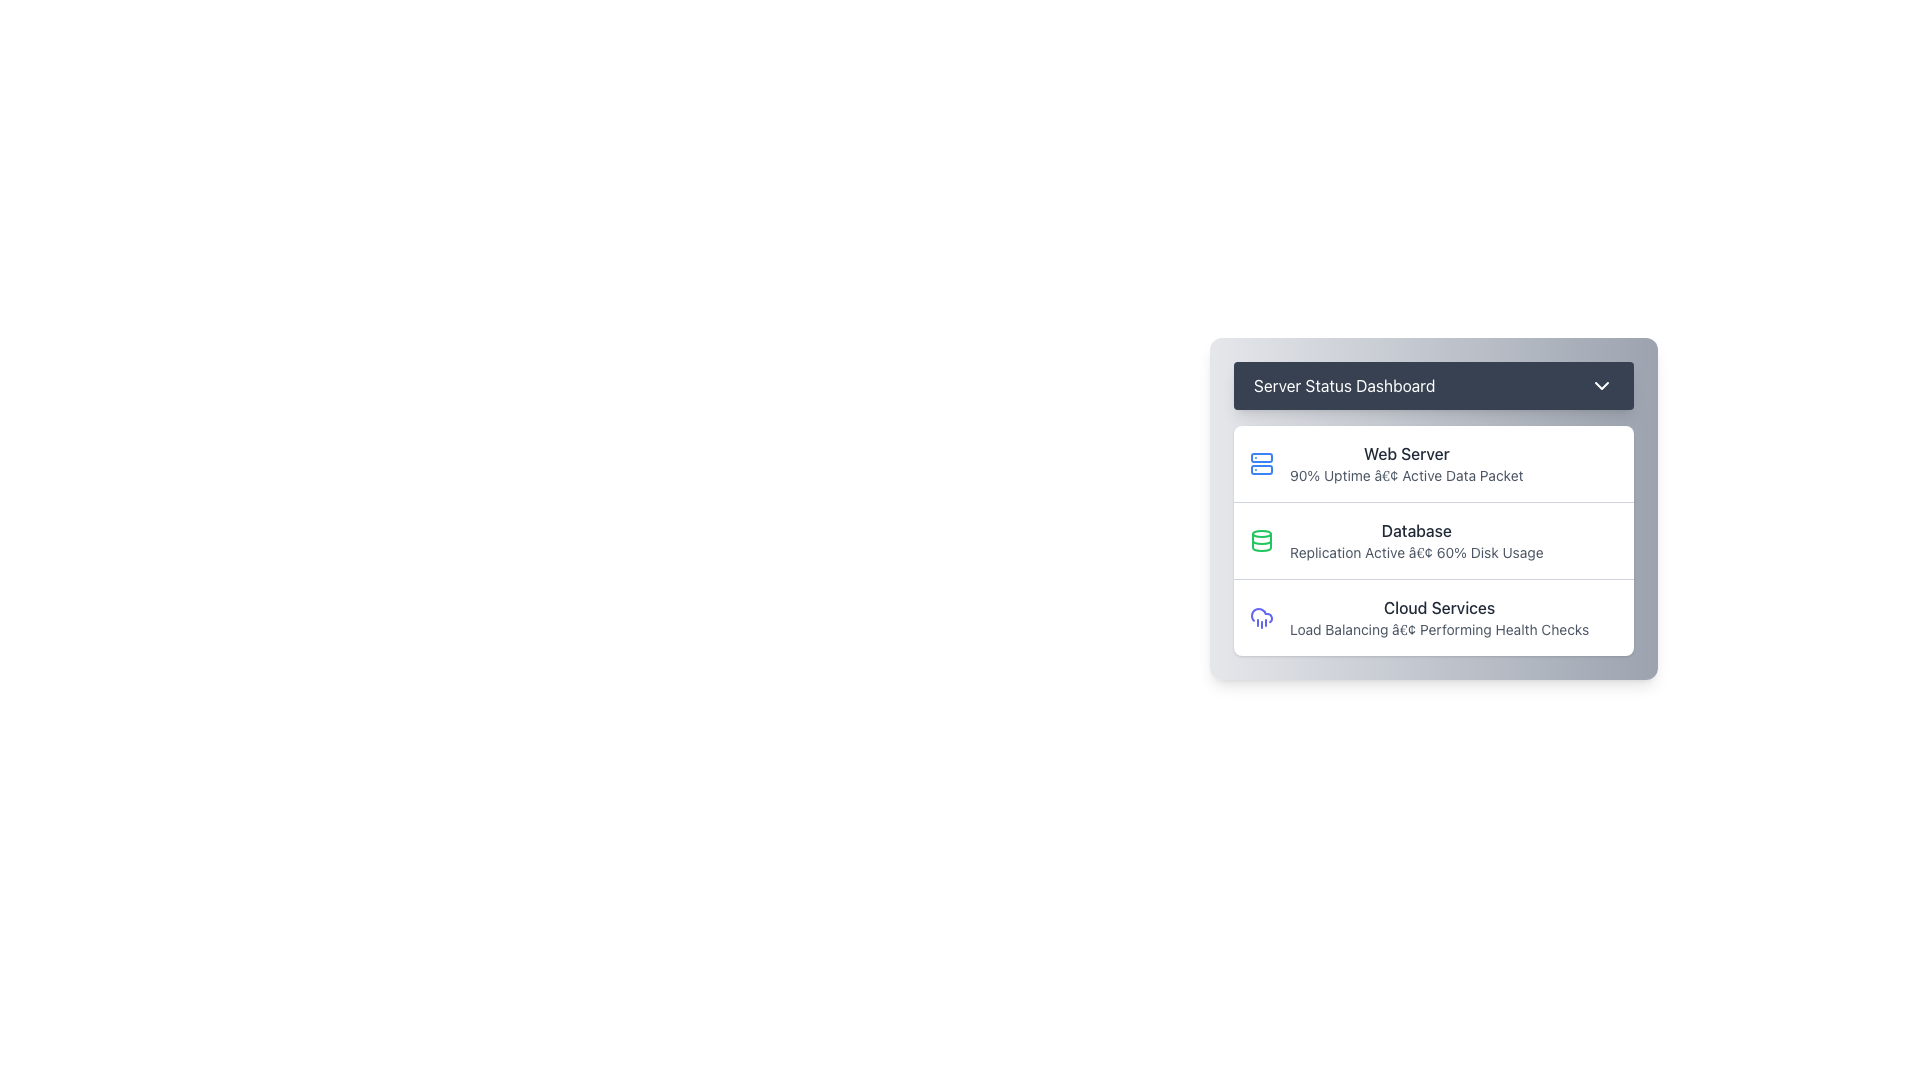 The width and height of the screenshot is (1920, 1080). I want to click on the Text Label displaying 'Replication Active â€¢ 60% Disk Usage' located below the 'Database' header, so click(1415, 552).